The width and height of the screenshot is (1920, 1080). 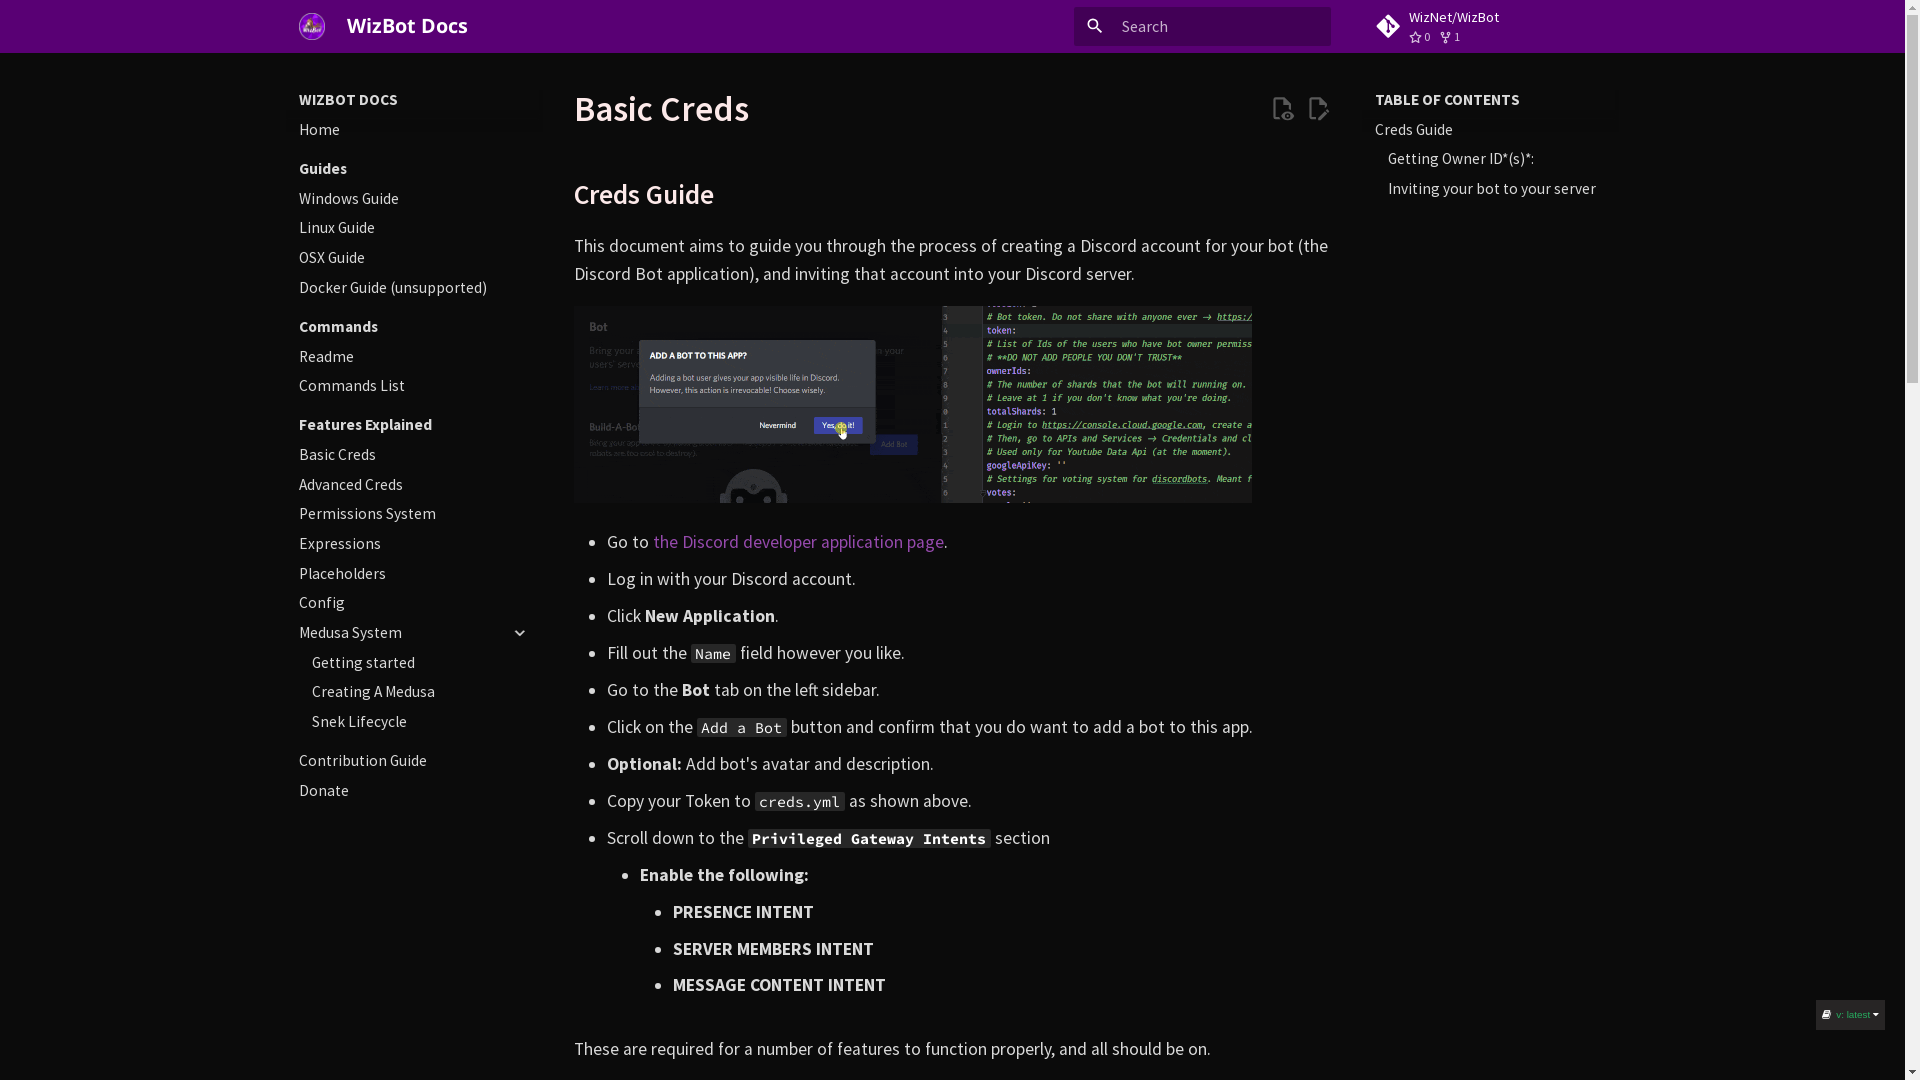 I want to click on 'the Discord developer application page', so click(x=797, y=542).